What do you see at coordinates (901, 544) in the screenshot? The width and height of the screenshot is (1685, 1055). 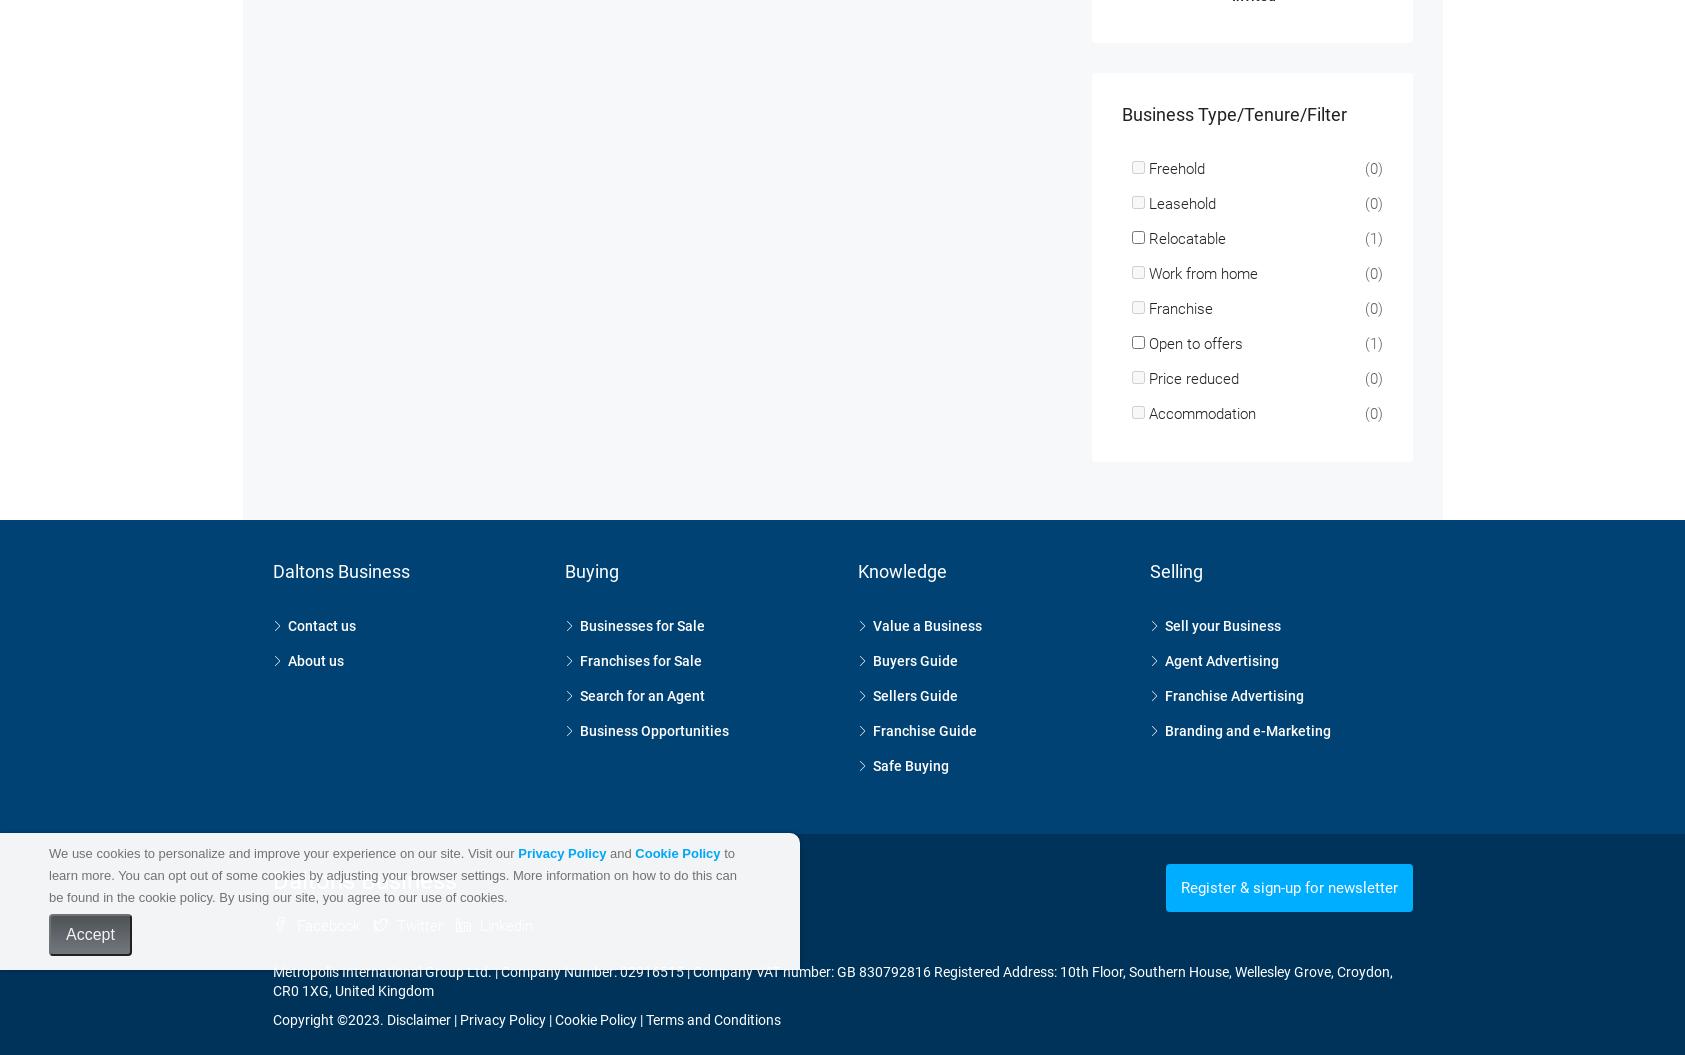 I see `'Knowledge'` at bounding box center [901, 544].